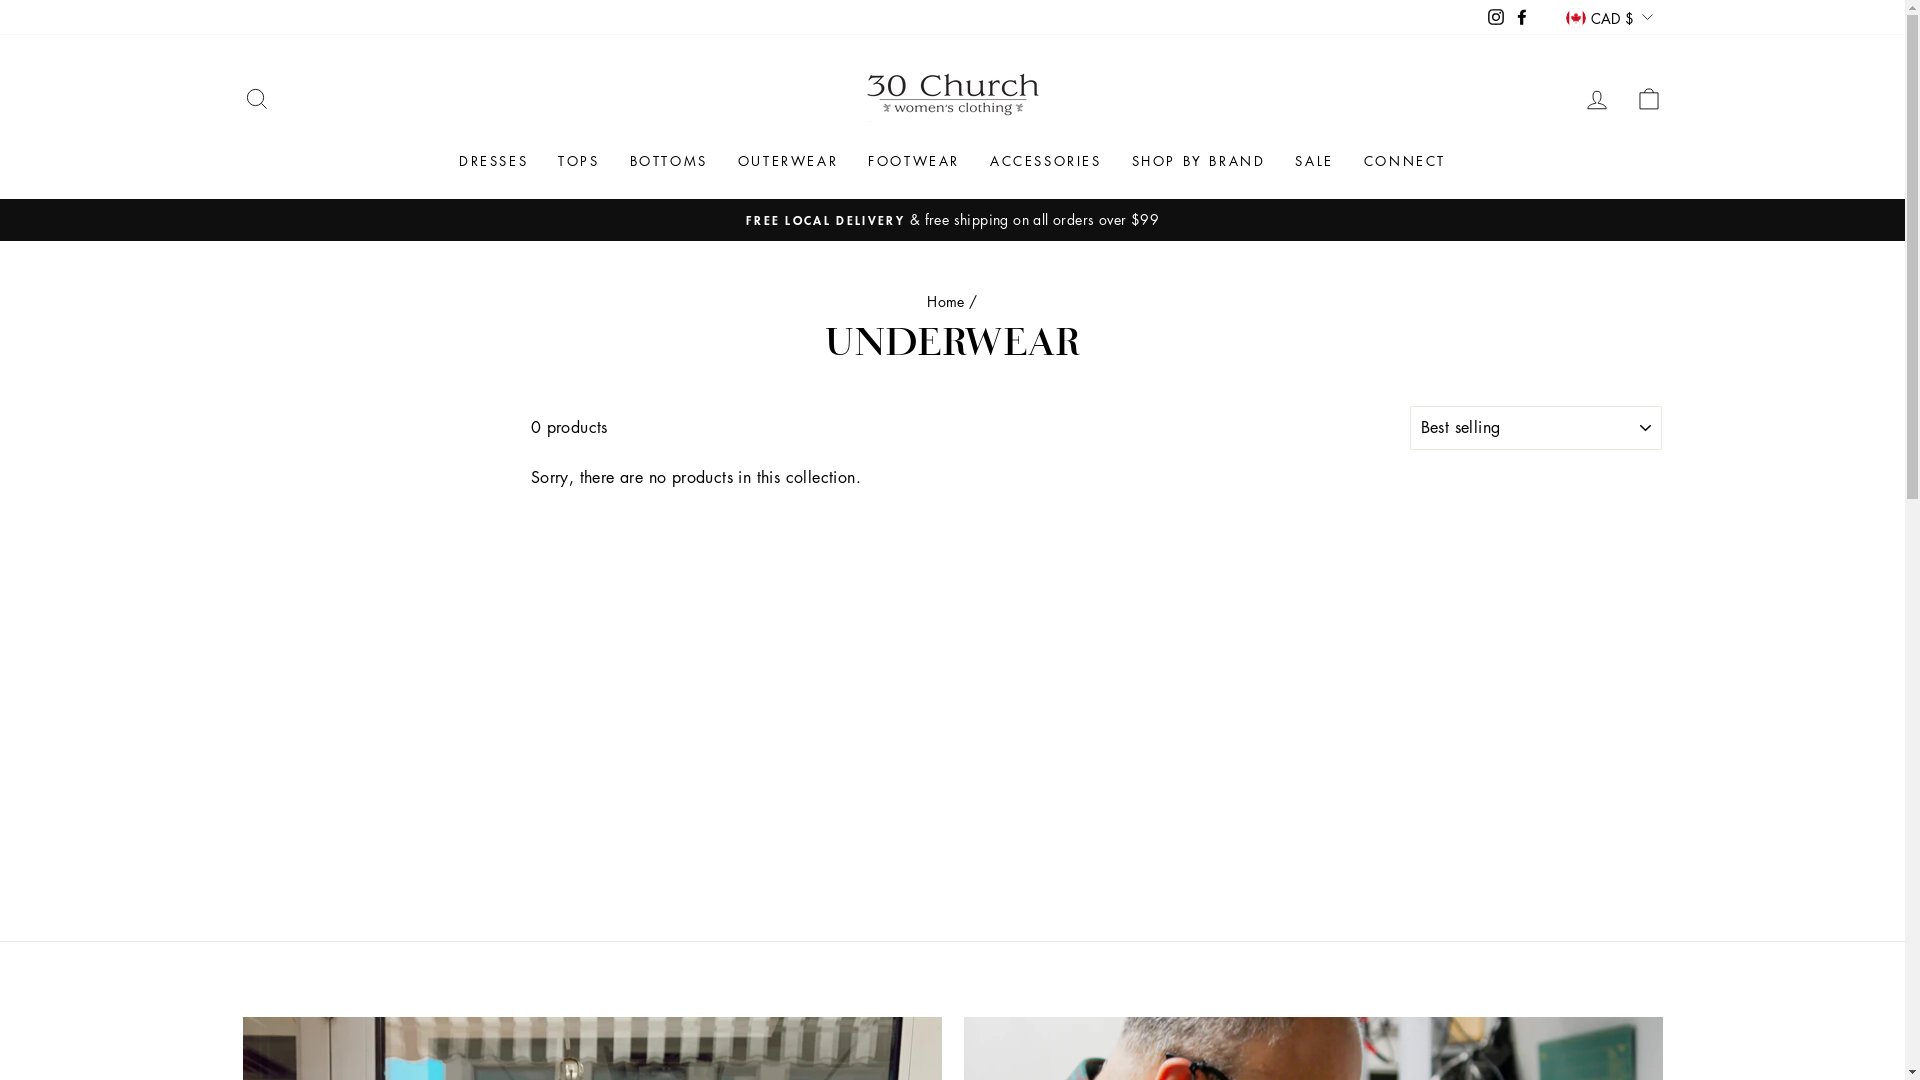  Describe the element at coordinates (1045, 161) in the screenshot. I see `'ACCESSORIES'` at that location.